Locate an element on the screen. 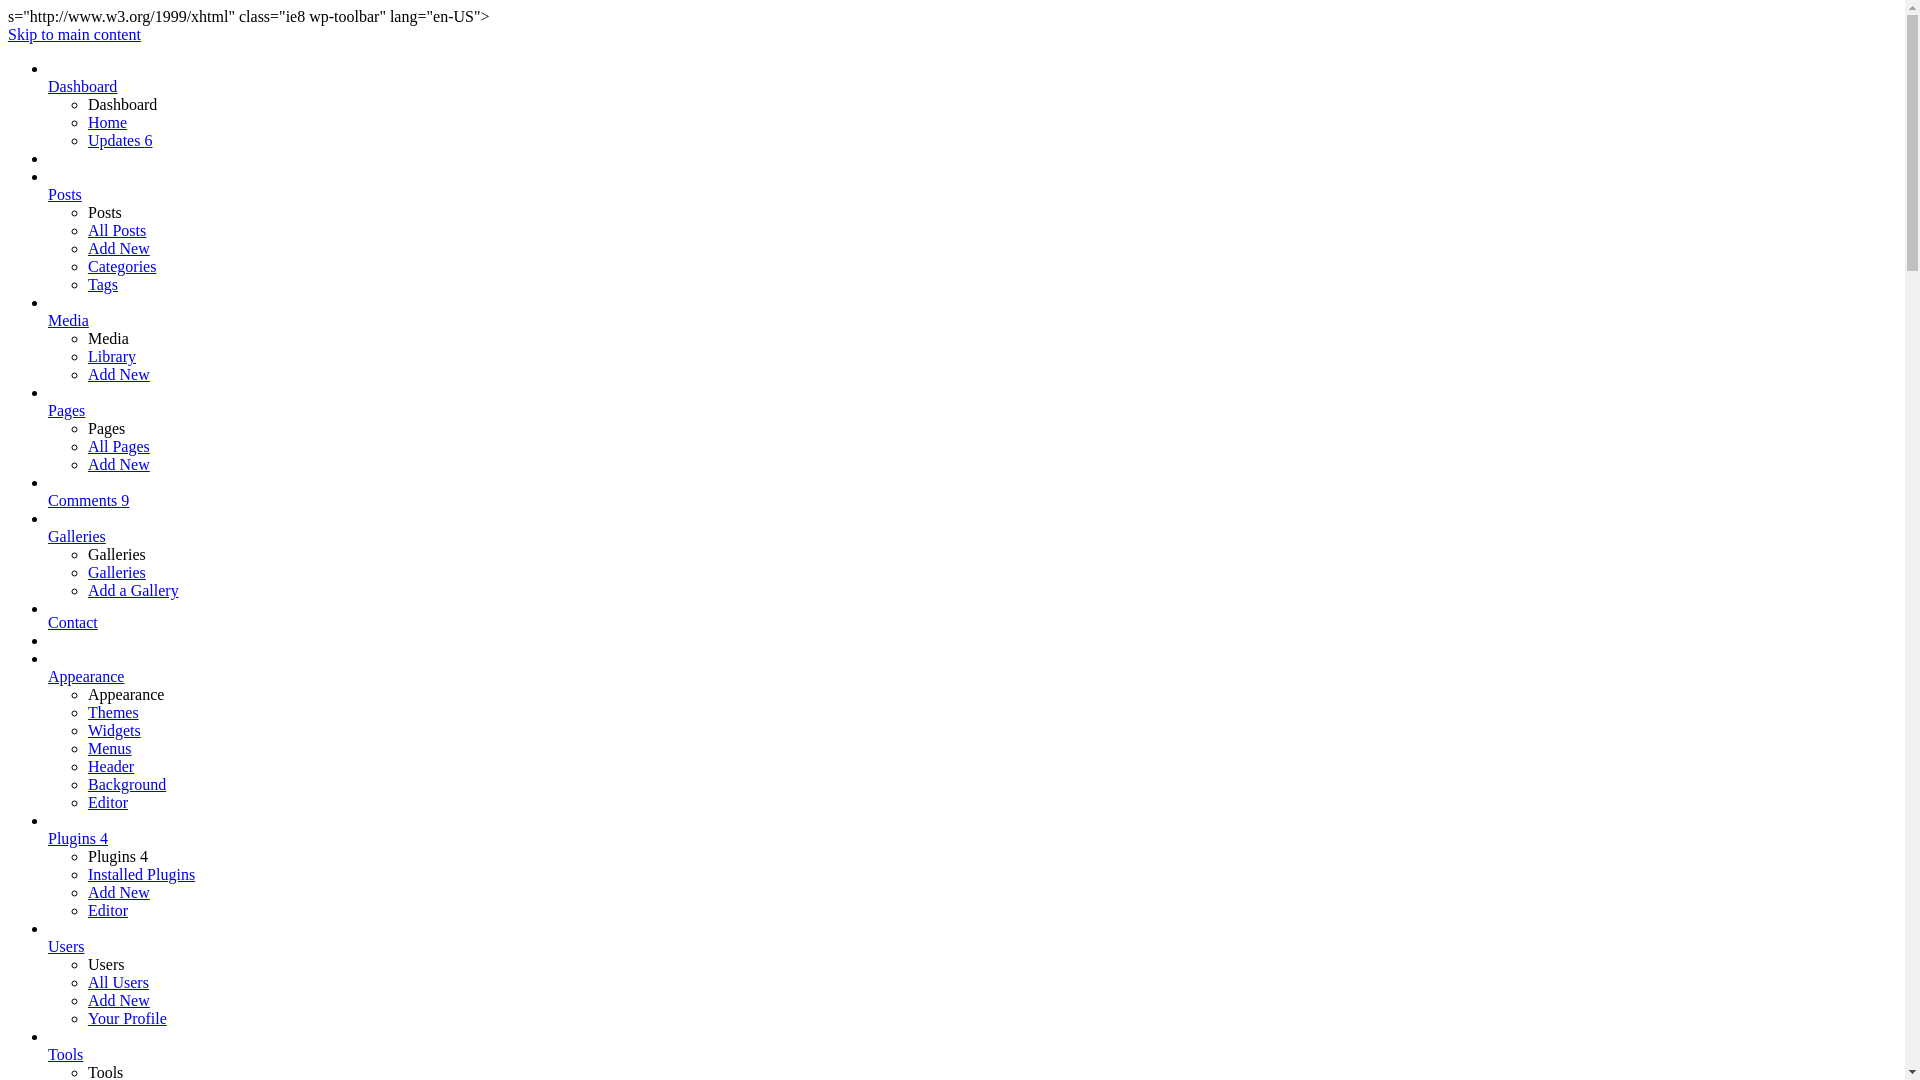  'Header' is located at coordinates (109, 765).